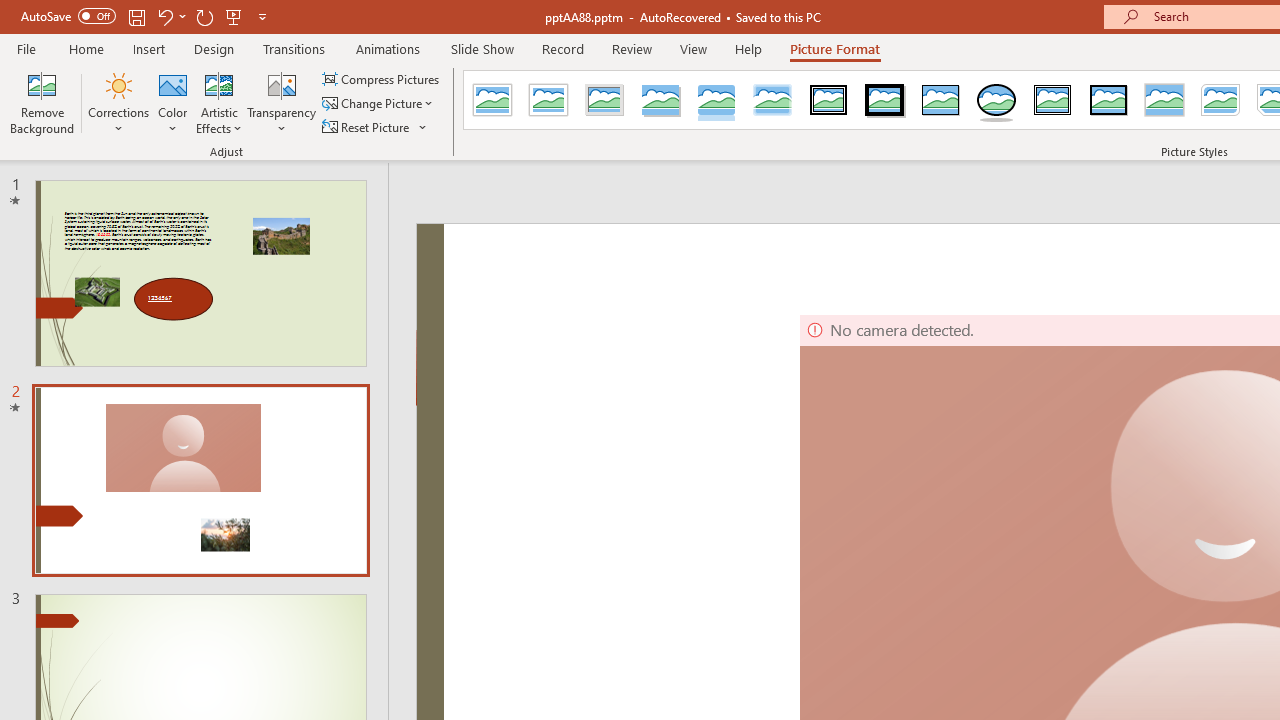  I want to click on 'Rounded Diagonal Corner, White', so click(1220, 100).